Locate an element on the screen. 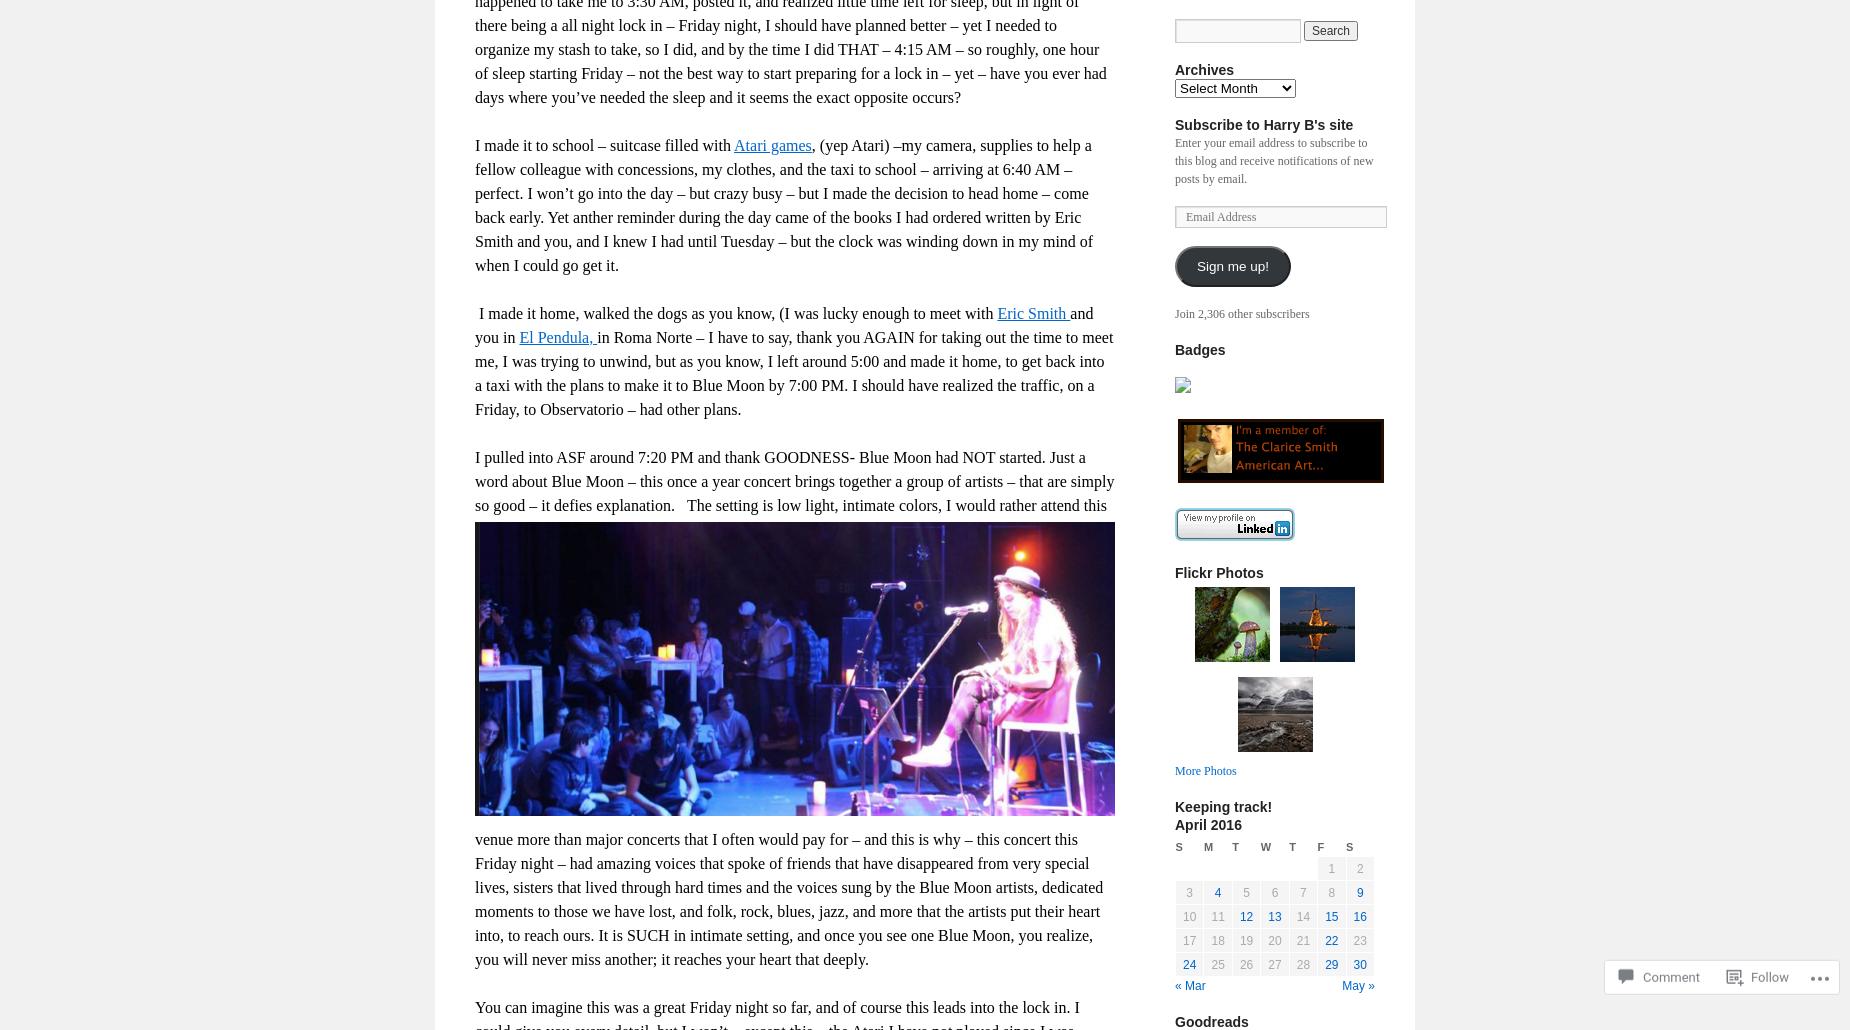 The width and height of the screenshot is (1850, 1030). 'The setting is low light, intimate colors, I would rather attend this venue more than major concerts that I often would pay for – and this is why – this concert this Friday night – had amazing voices that spoke of friends that have disappeared from very special lives, sisters that lived through hard times and the voices sung by the Blue Moon artists, dedicated moments to those we have lost, and folk, rock, blues, jazz, and more that the artists put their heart into, to reach ours. It is SUCH in intimate setting, and once you see one Blue Moon, you realize, you will never miss another; it reaches your heart that deeply.' is located at coordinates (475, 731).